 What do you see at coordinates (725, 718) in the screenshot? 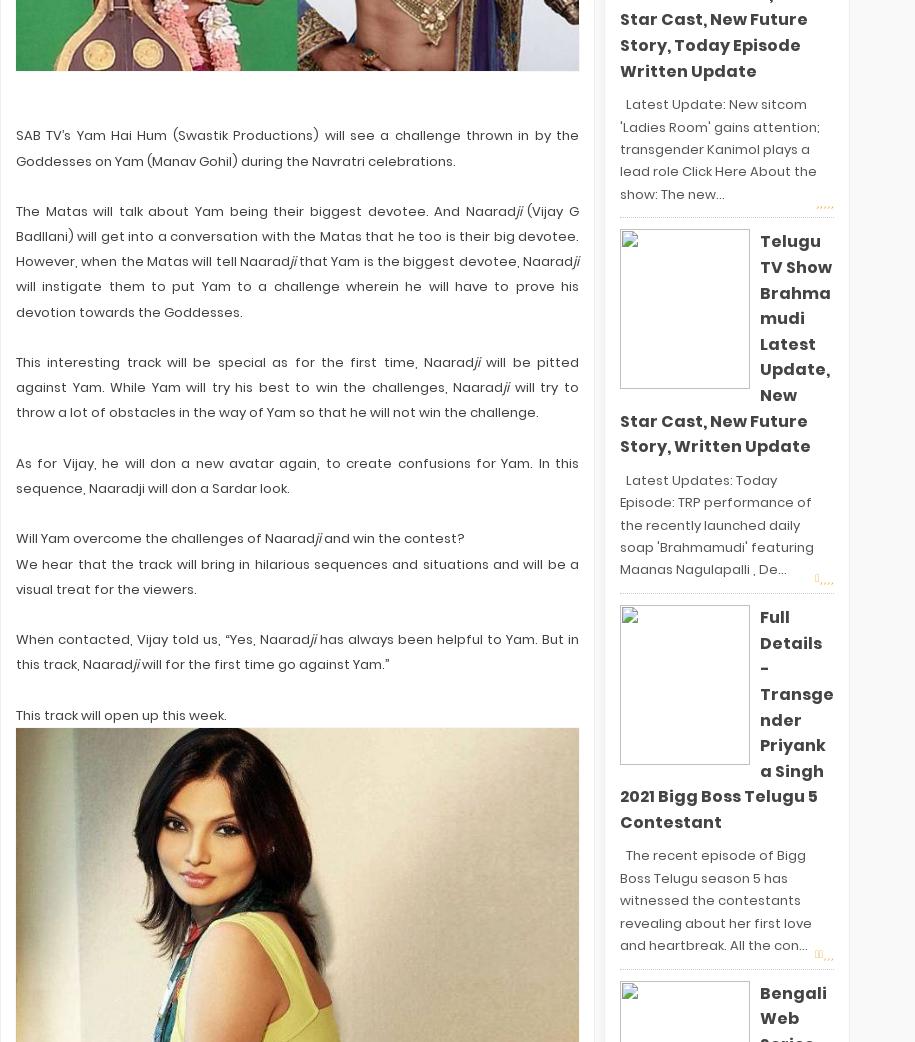
I see `'Full Details - Transgender Priyanka Singh 2021 Bigg Boss Telugu 5 Contestant'` at bounding box center [725, 718].